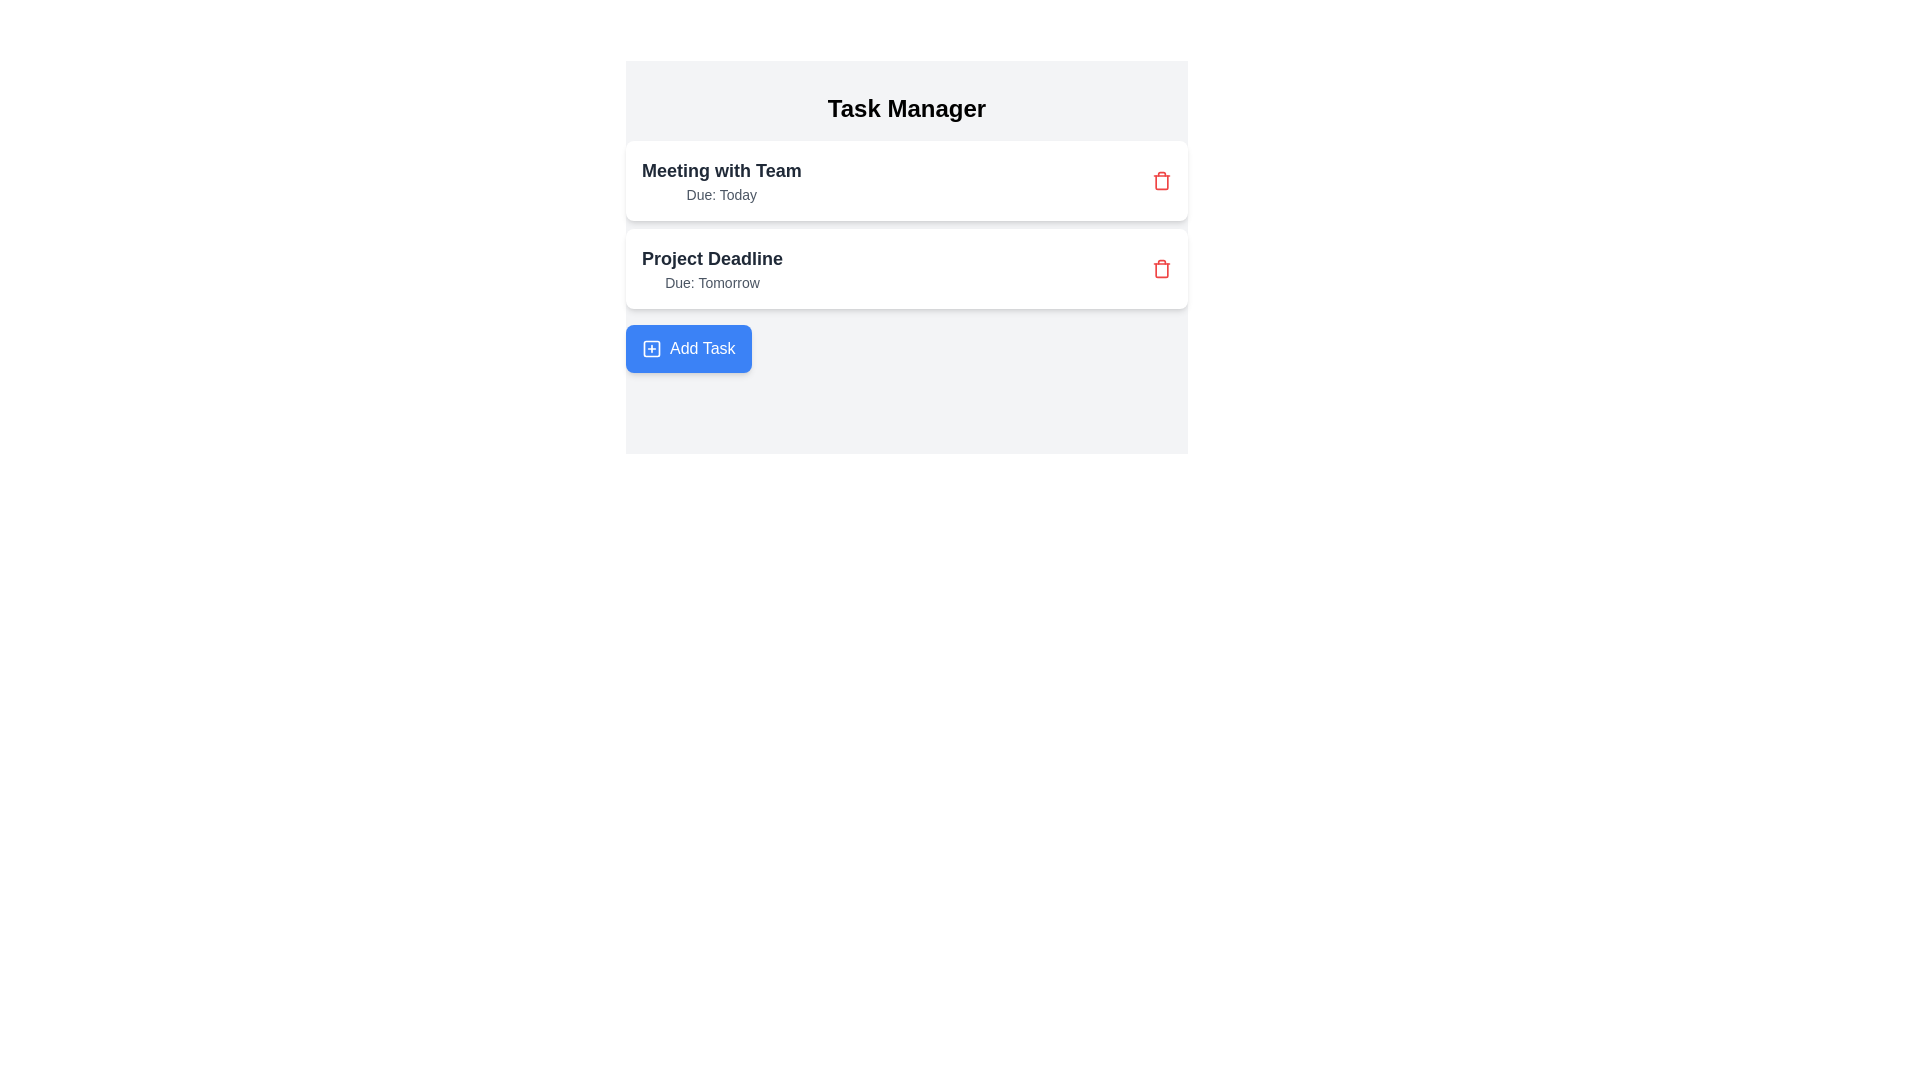 This screenshot has height=1080, width=1920. What do you see at coordinates (712, 257) in the screenshot?
I see `the text label that reads 'Project Deadline', which is styled in bold and slightly larger than the surrounding text, located in the second entry under 'Task Manager'` at bounding box center [712, 257].